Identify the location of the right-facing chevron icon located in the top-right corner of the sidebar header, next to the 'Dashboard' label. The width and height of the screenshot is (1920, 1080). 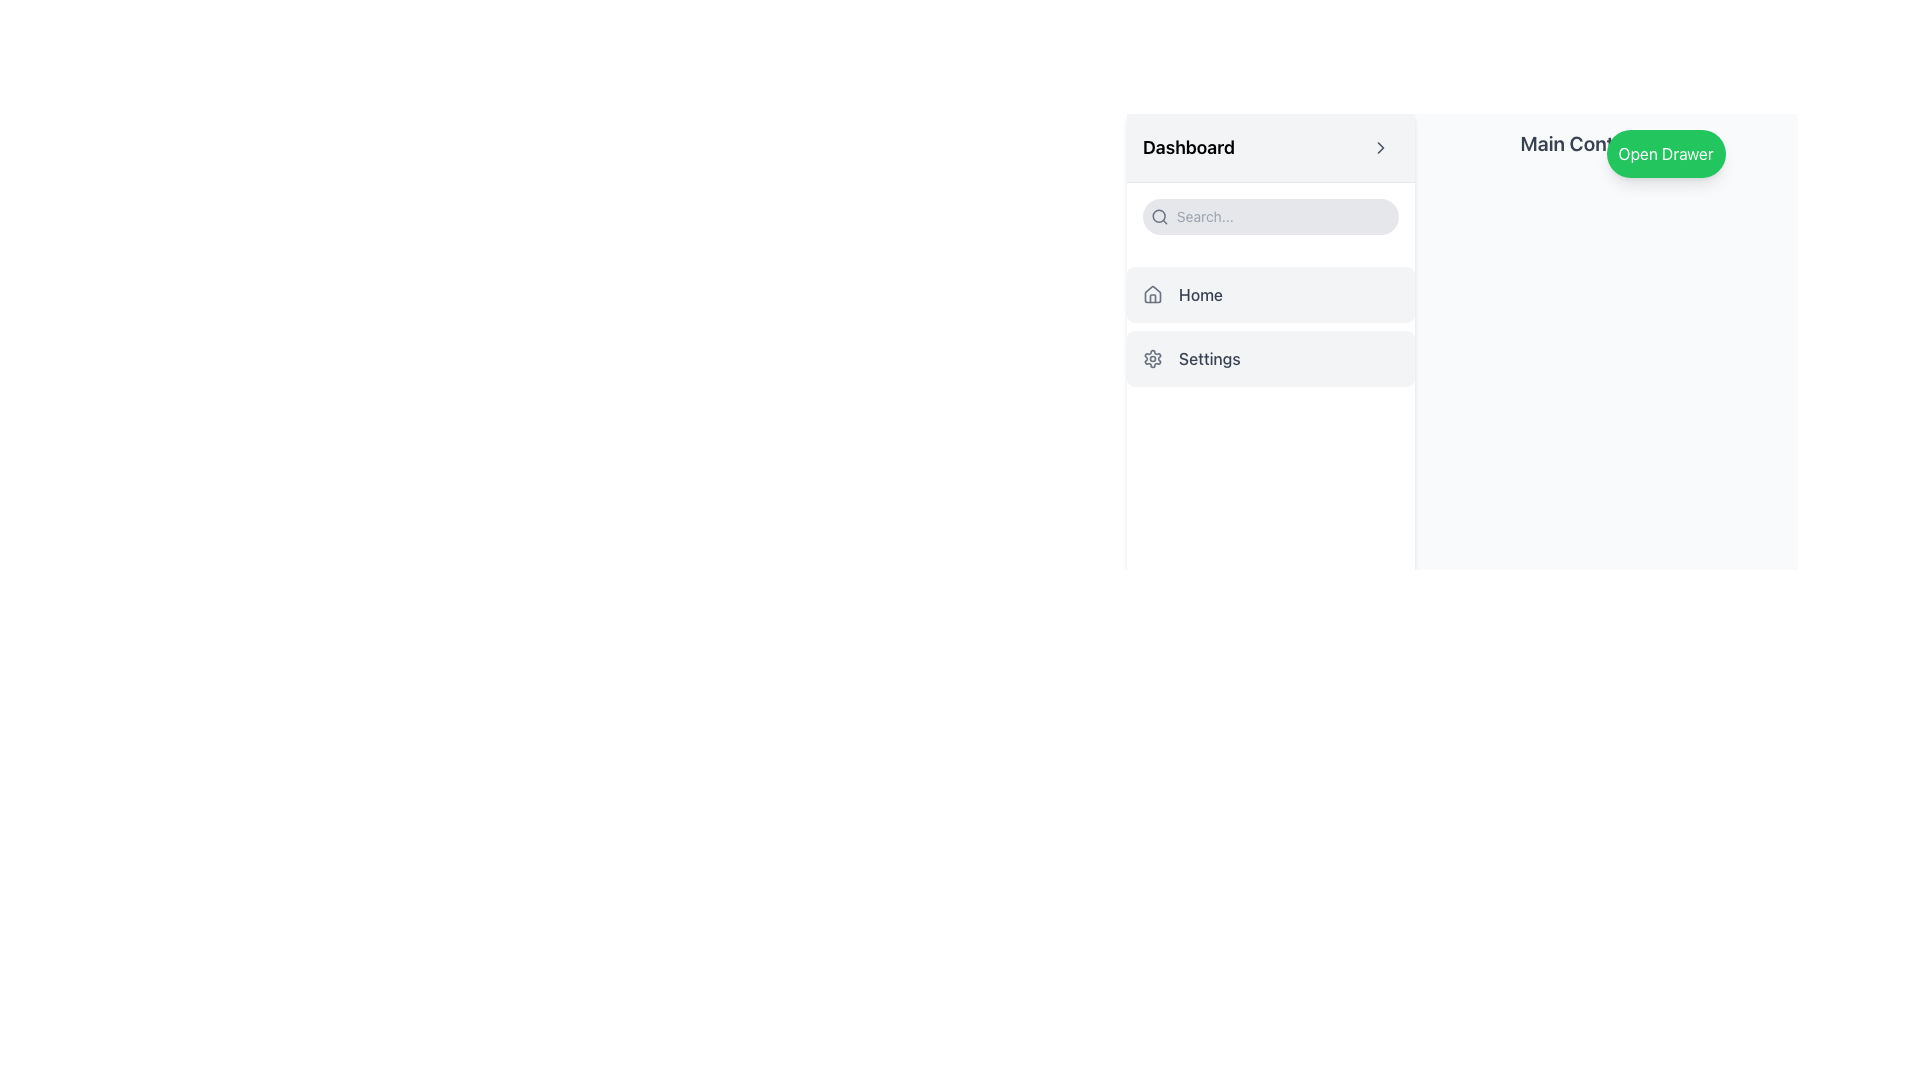
(1380, 146).